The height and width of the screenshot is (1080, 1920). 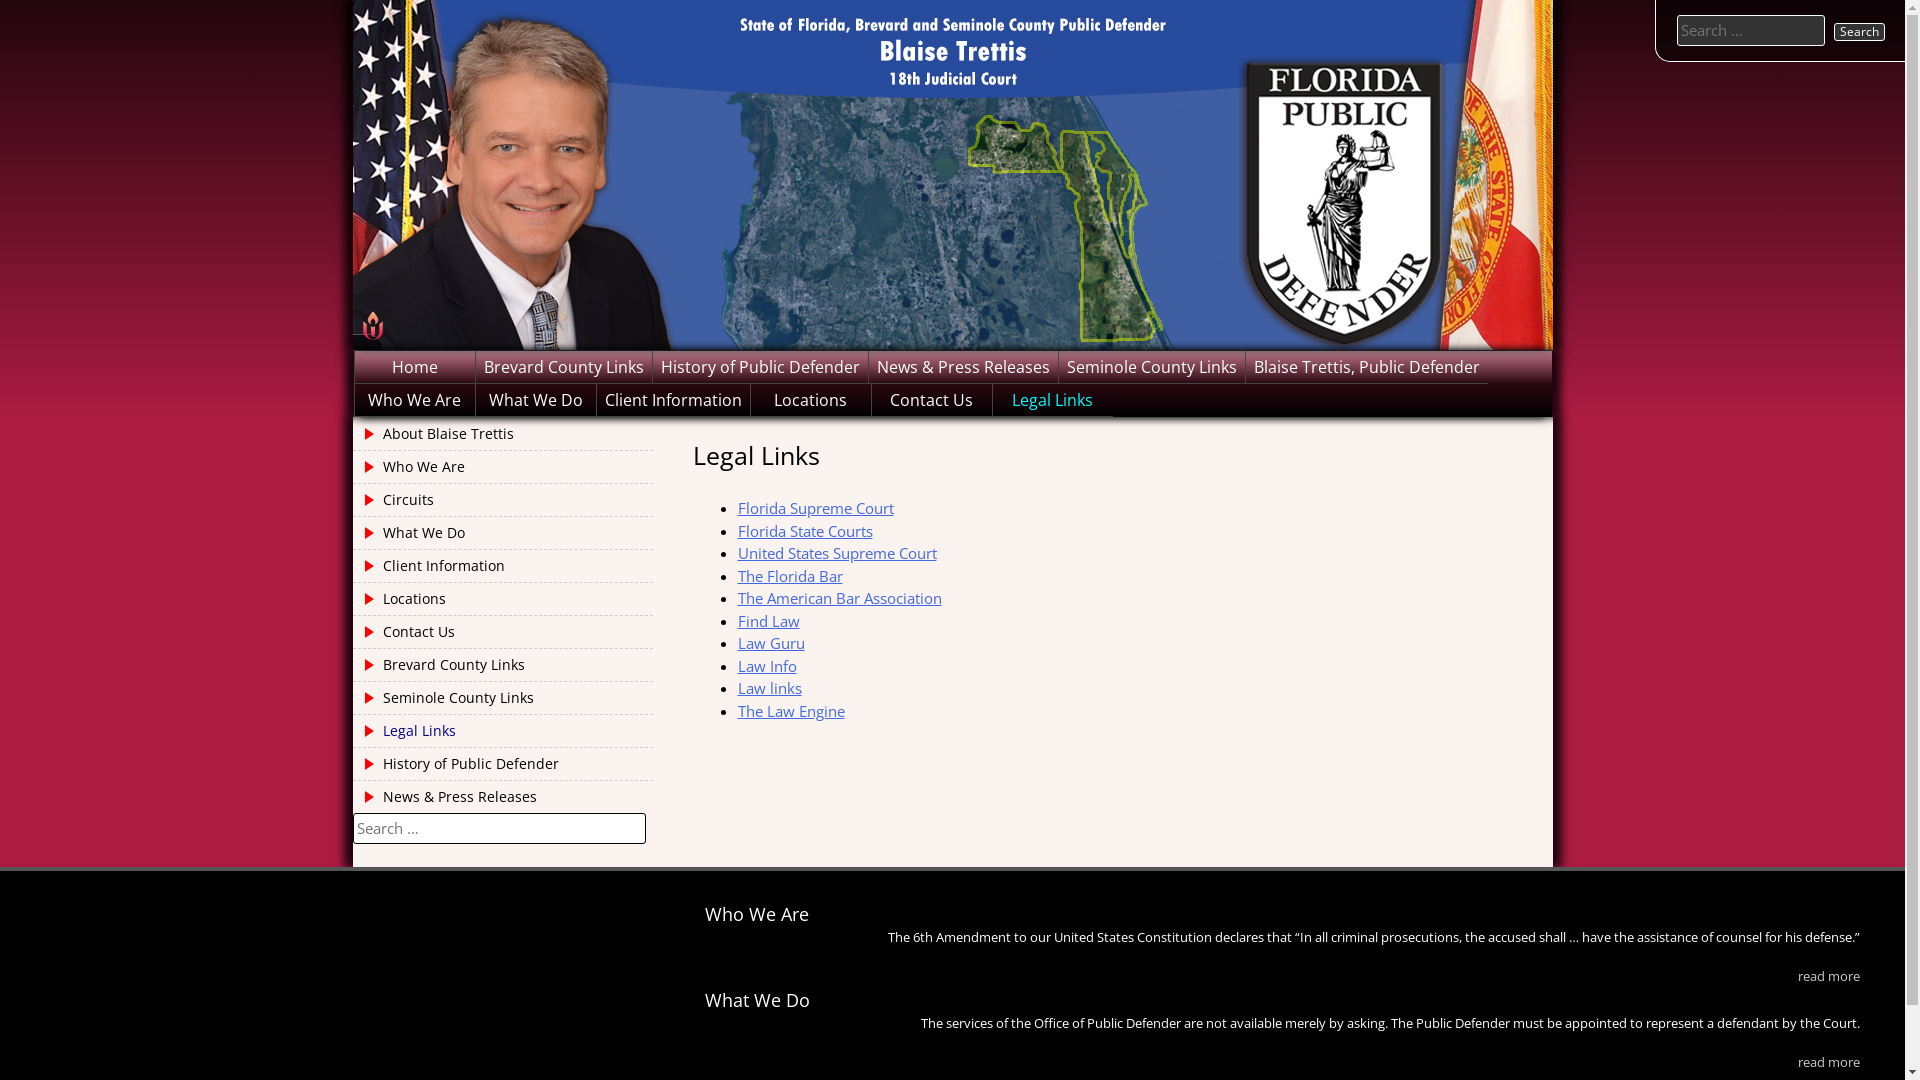 What do you see at coordinates (758, 366) in the screenshot?
I see `'History of Public Defender'` at bounding box center [758, 366].